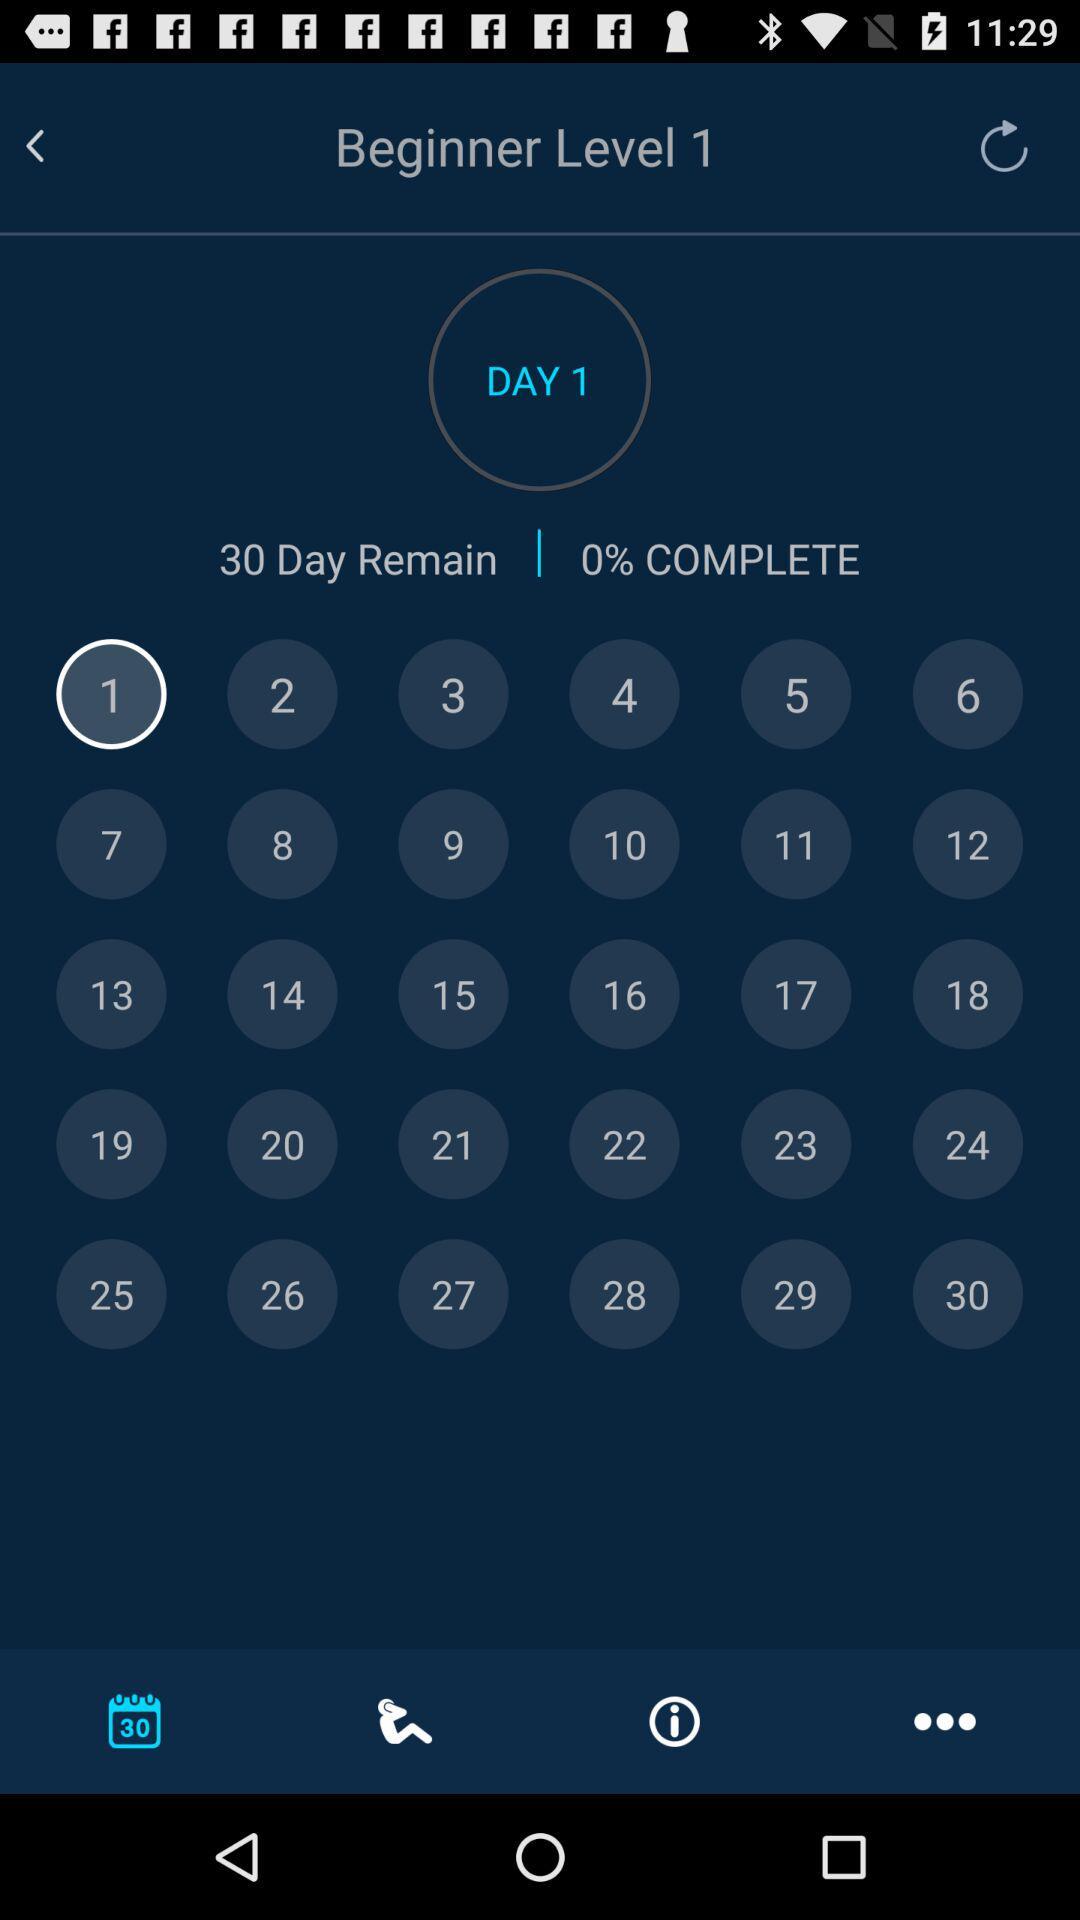 The width and height of the screenshot is (1080, 1920). What do you see at coordinates (111, 694) in the screenshot?
I see `keyboard` at bounding box center [111, 694].